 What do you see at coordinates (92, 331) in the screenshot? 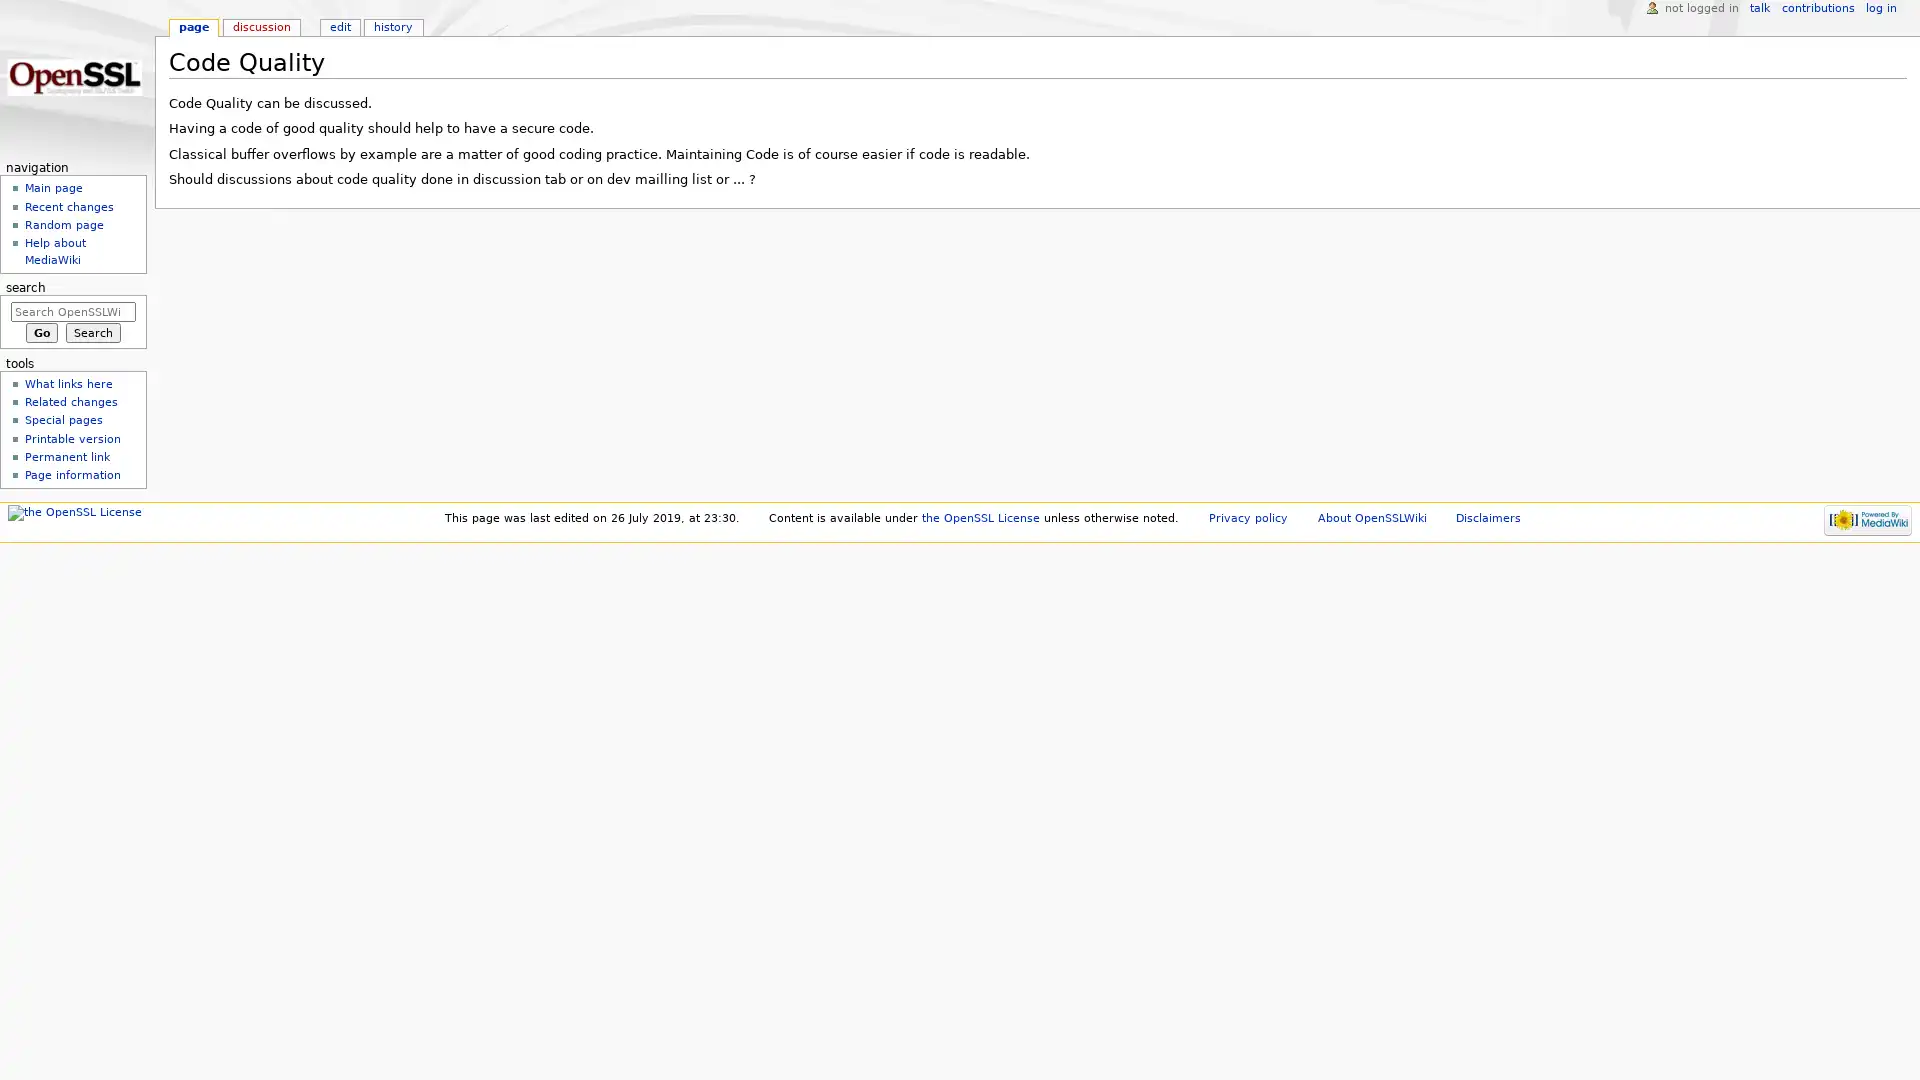
I see `Search` at bounding box center [92, 331].